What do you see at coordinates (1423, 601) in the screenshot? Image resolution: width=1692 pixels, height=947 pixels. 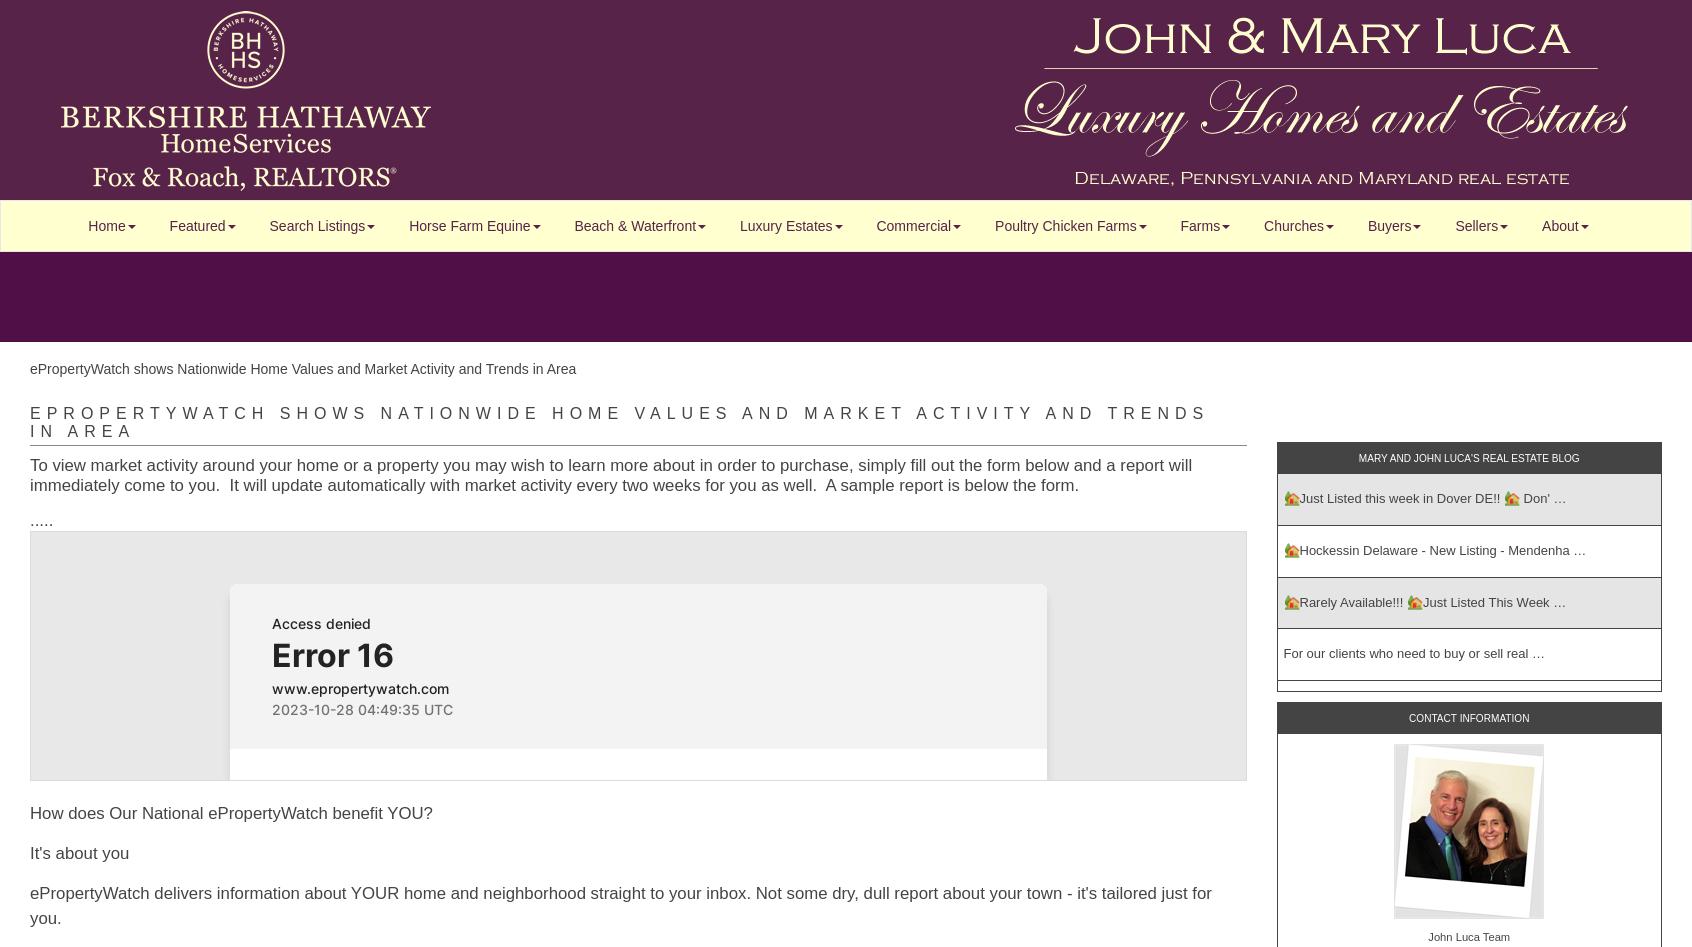 I see `'🏡Rarely Available!!! 🏡Just Listed This Week …'` at bounding box center [1423, 601].